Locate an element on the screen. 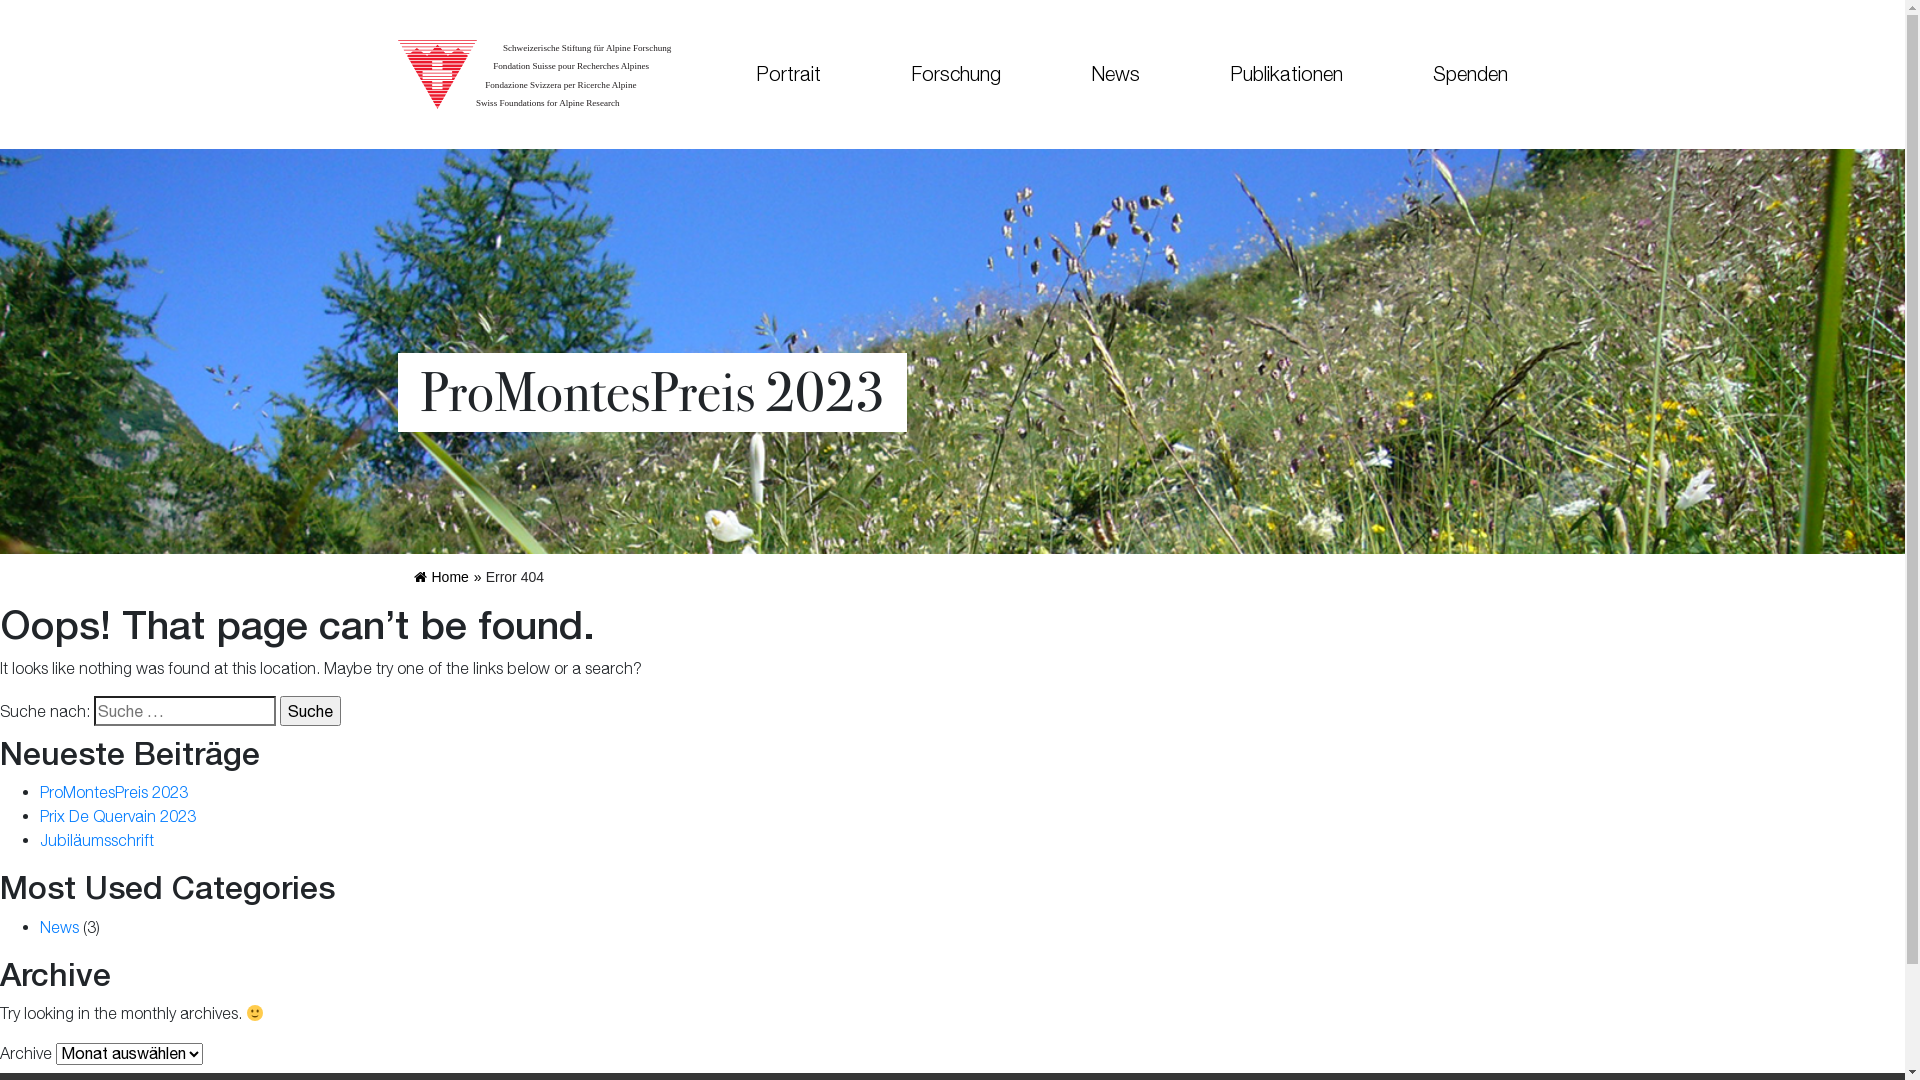  'ProMontesPreis 2023' is located at coordinates (113, 790).